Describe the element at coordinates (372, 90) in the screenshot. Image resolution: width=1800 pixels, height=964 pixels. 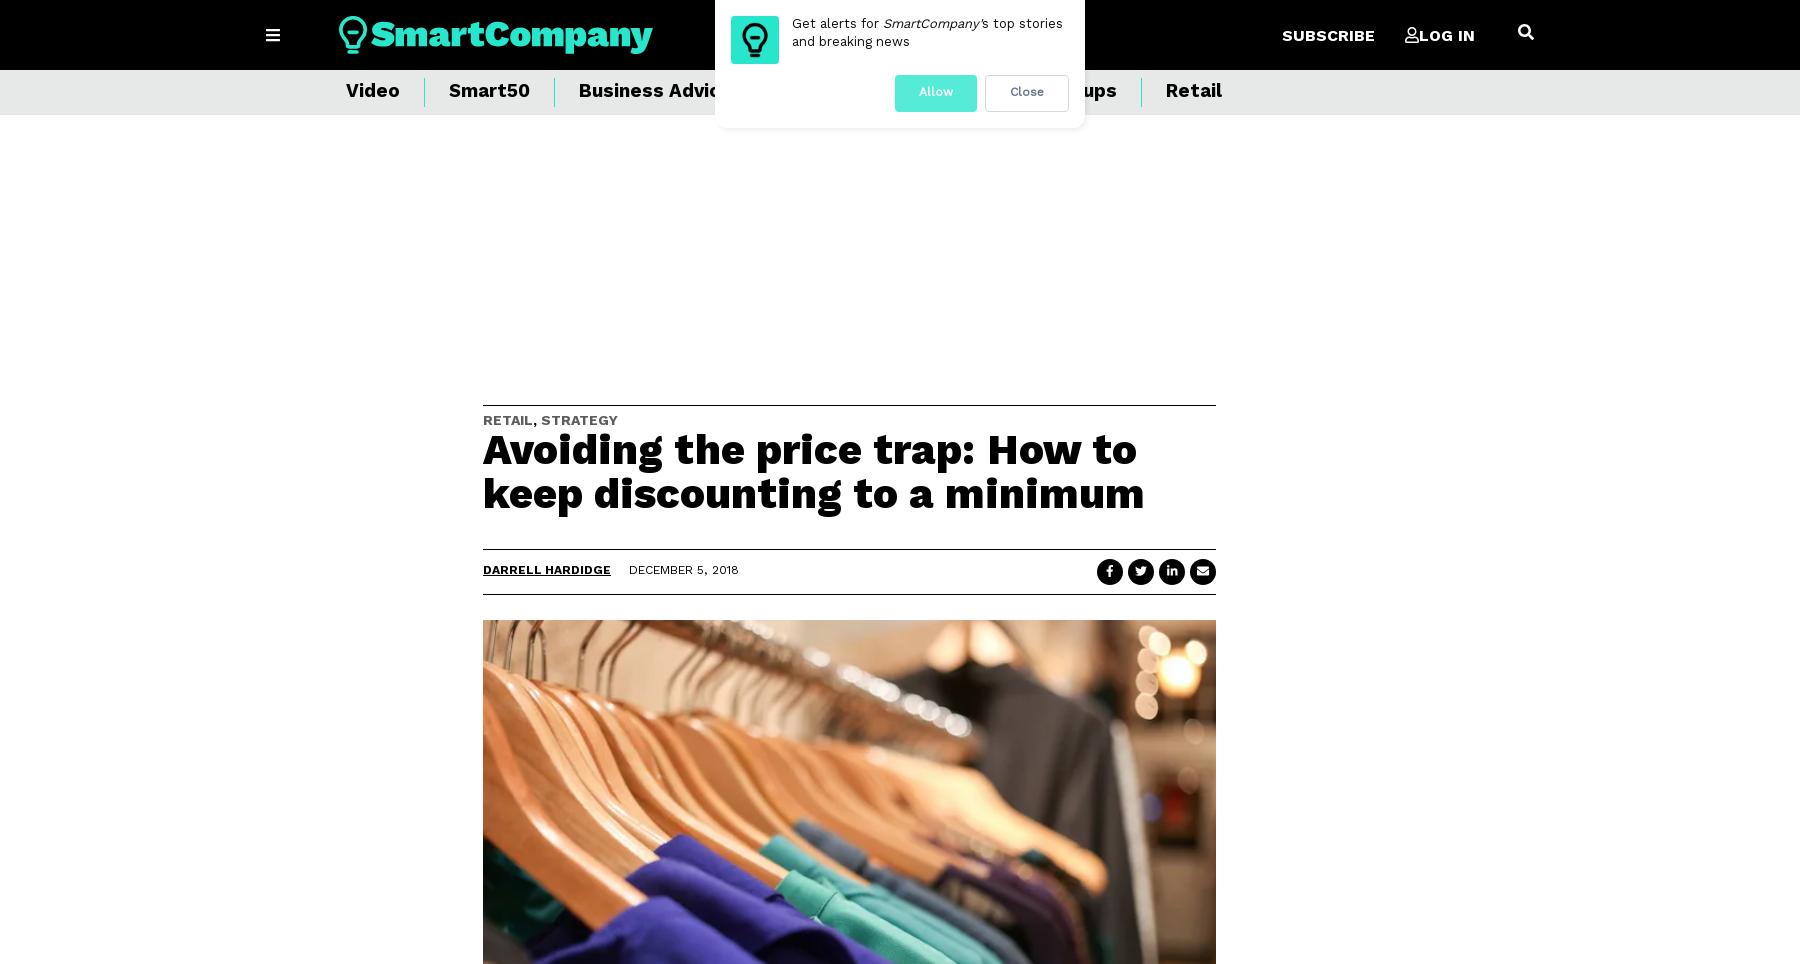
I see `'Video'` at that location.